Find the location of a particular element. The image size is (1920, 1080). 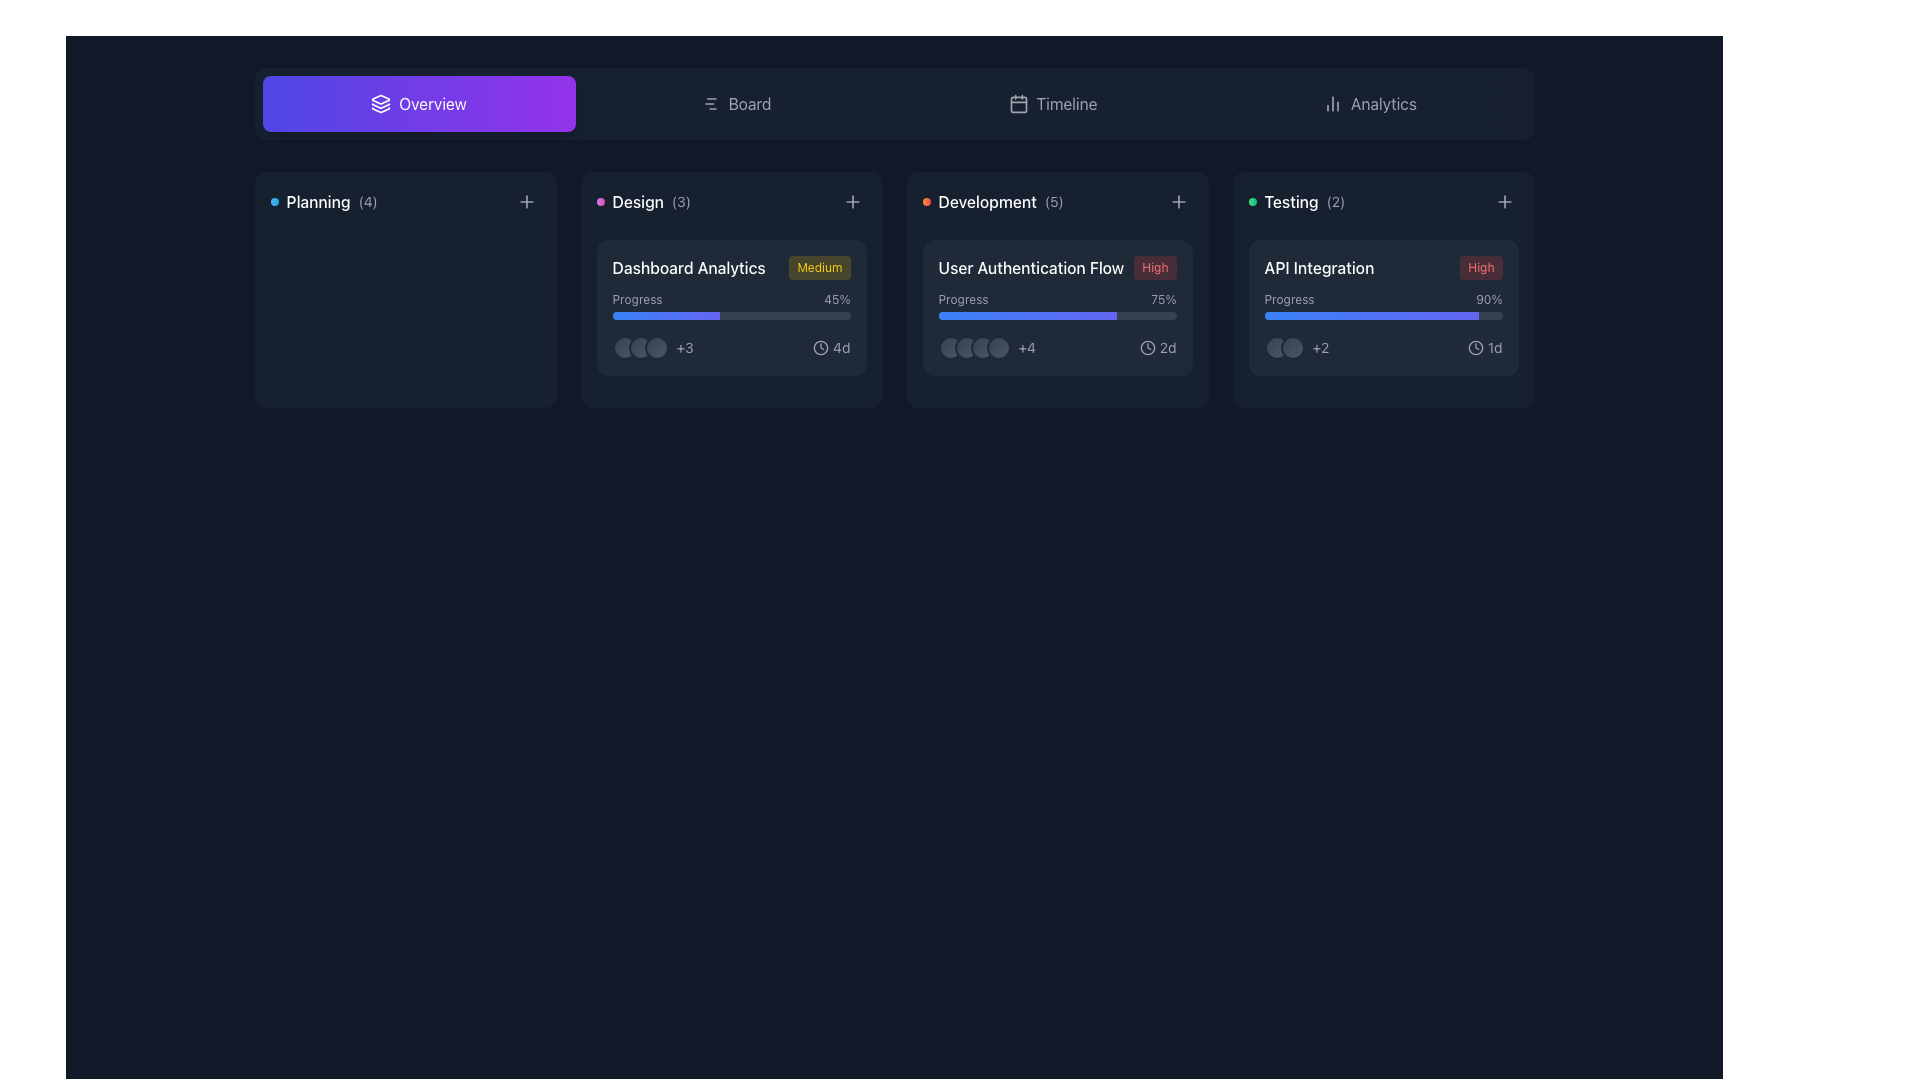

the Text label in the 'API Integration' card, which serves as an indicator or counter for additional items or users is located at coordinates (1320, 346).